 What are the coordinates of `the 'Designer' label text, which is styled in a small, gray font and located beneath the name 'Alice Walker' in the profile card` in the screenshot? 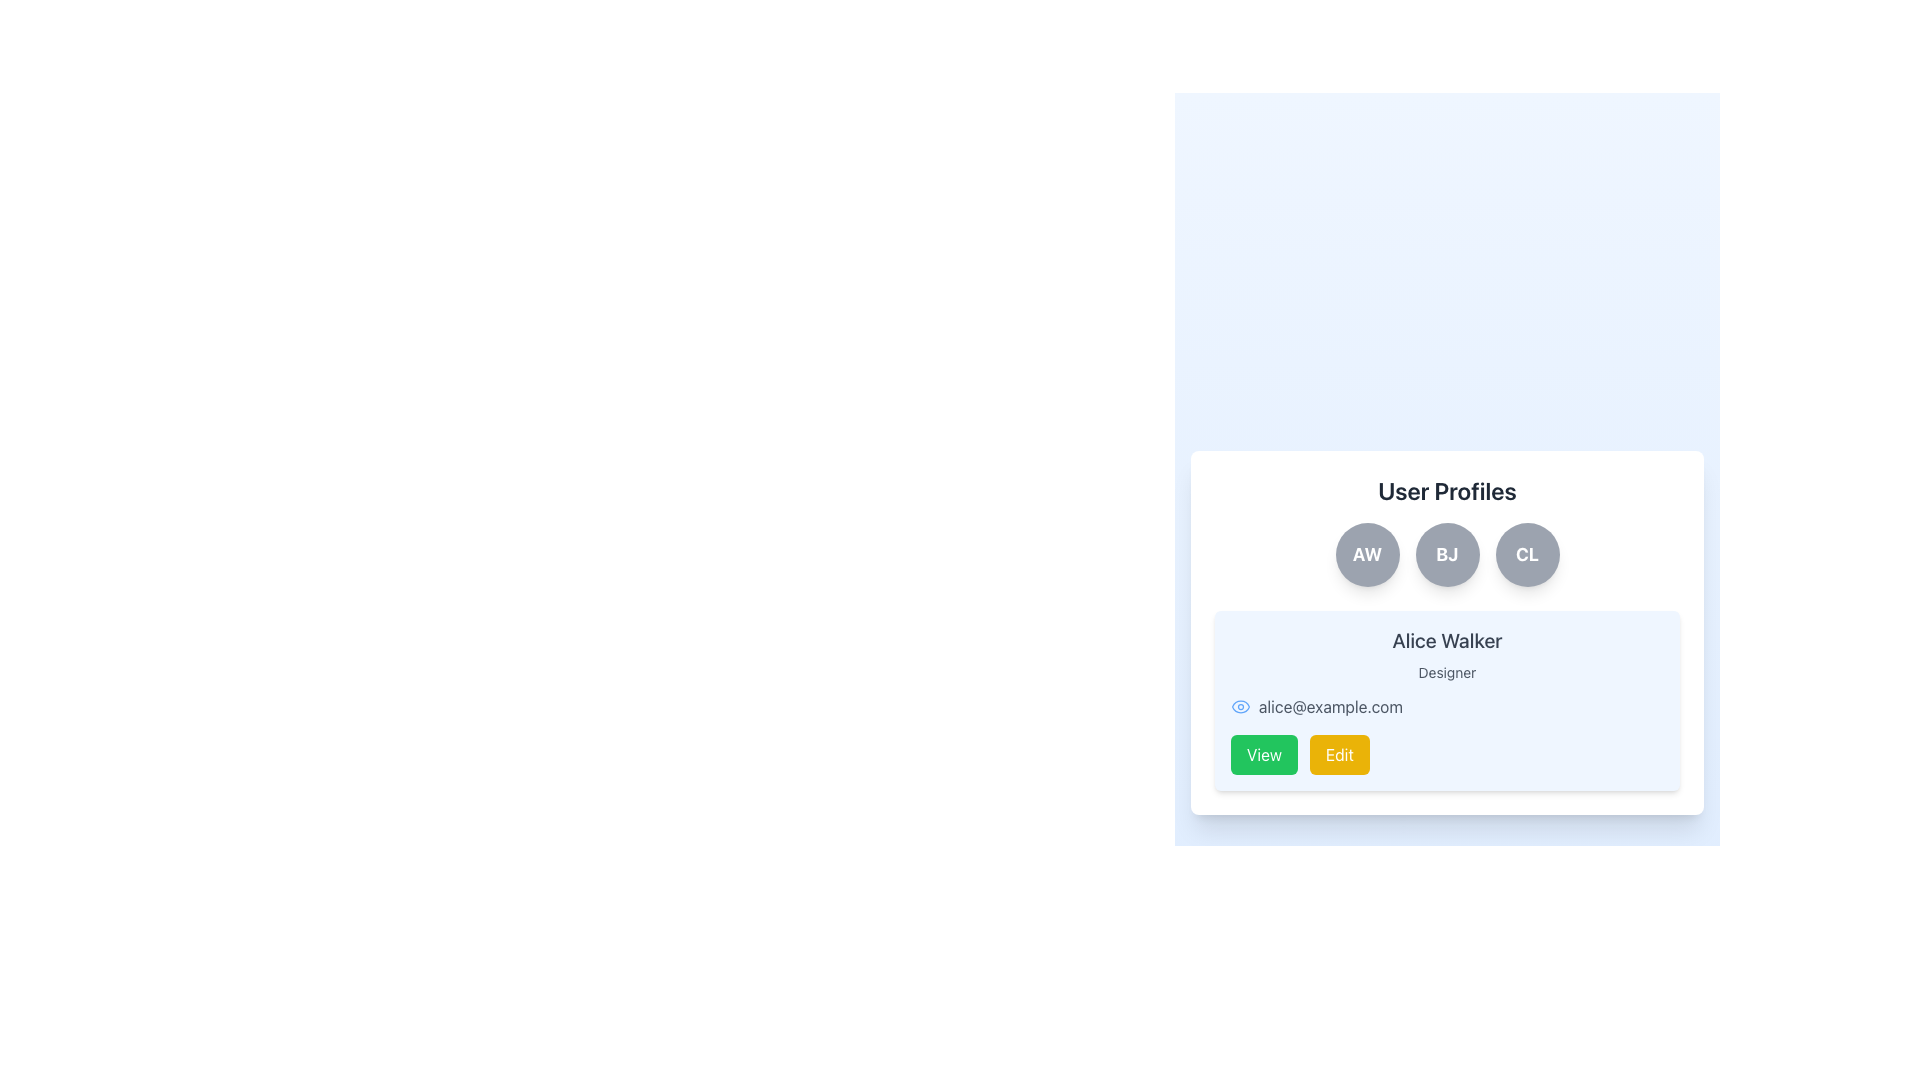 It's located at (1447, 672).